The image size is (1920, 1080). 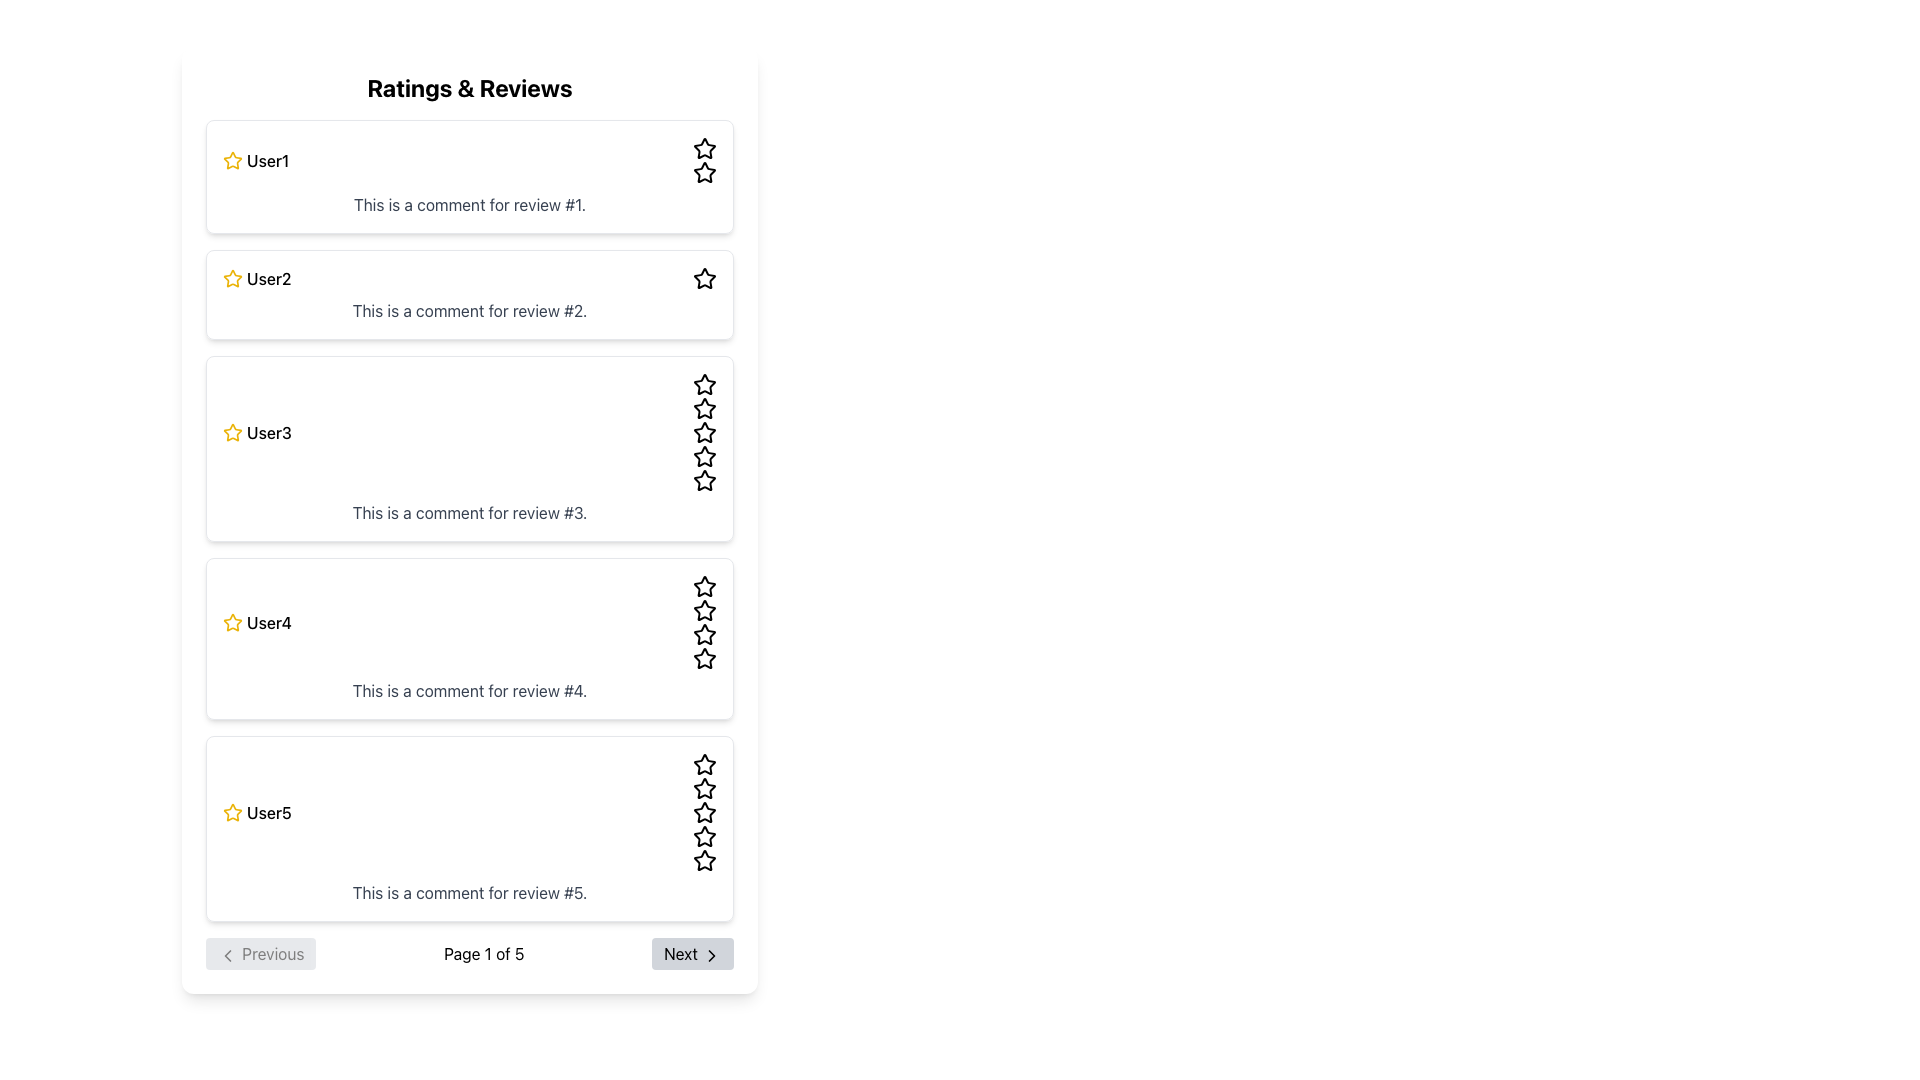 What do you see at coordinates (705, 160) in the screenshot?
I see `the vertical stack of two outlined star icons located on the far right of the review entry for 'User1' to interact with the individual stars` at bounding box center [705, 160].